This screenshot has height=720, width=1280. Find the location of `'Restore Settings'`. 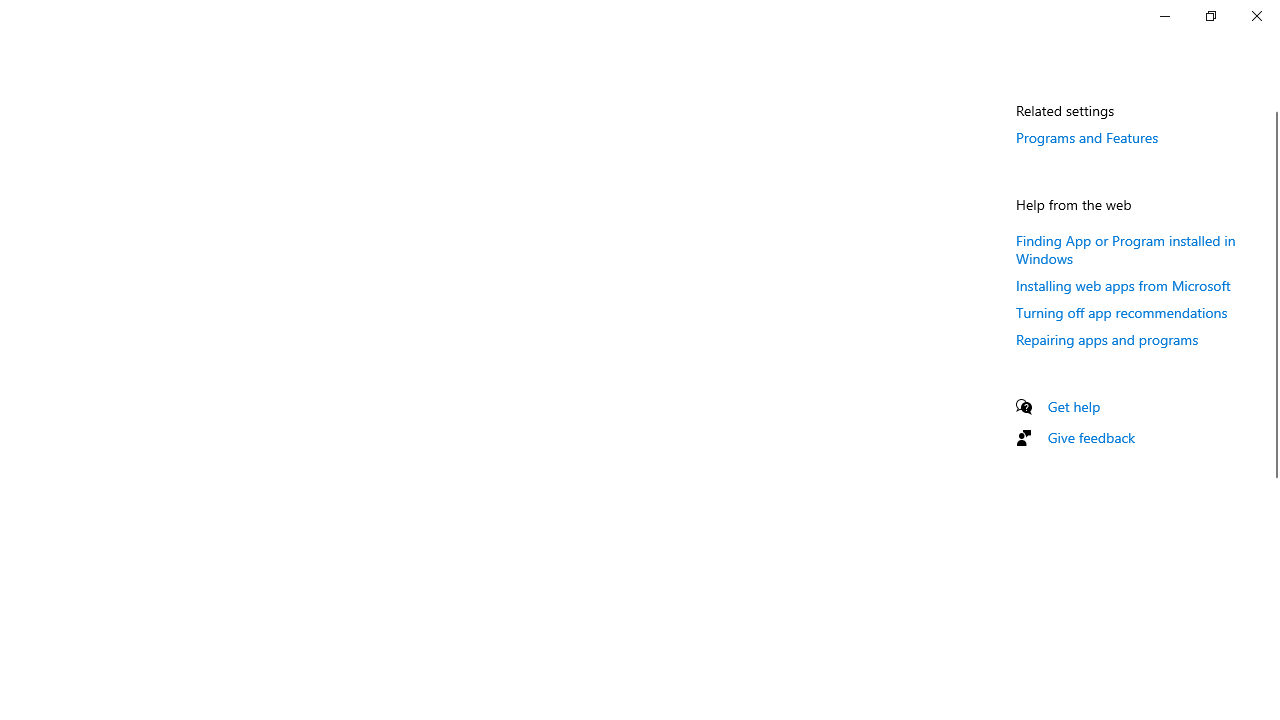

'Restore Settings' is located at coordinates (1209, 15).